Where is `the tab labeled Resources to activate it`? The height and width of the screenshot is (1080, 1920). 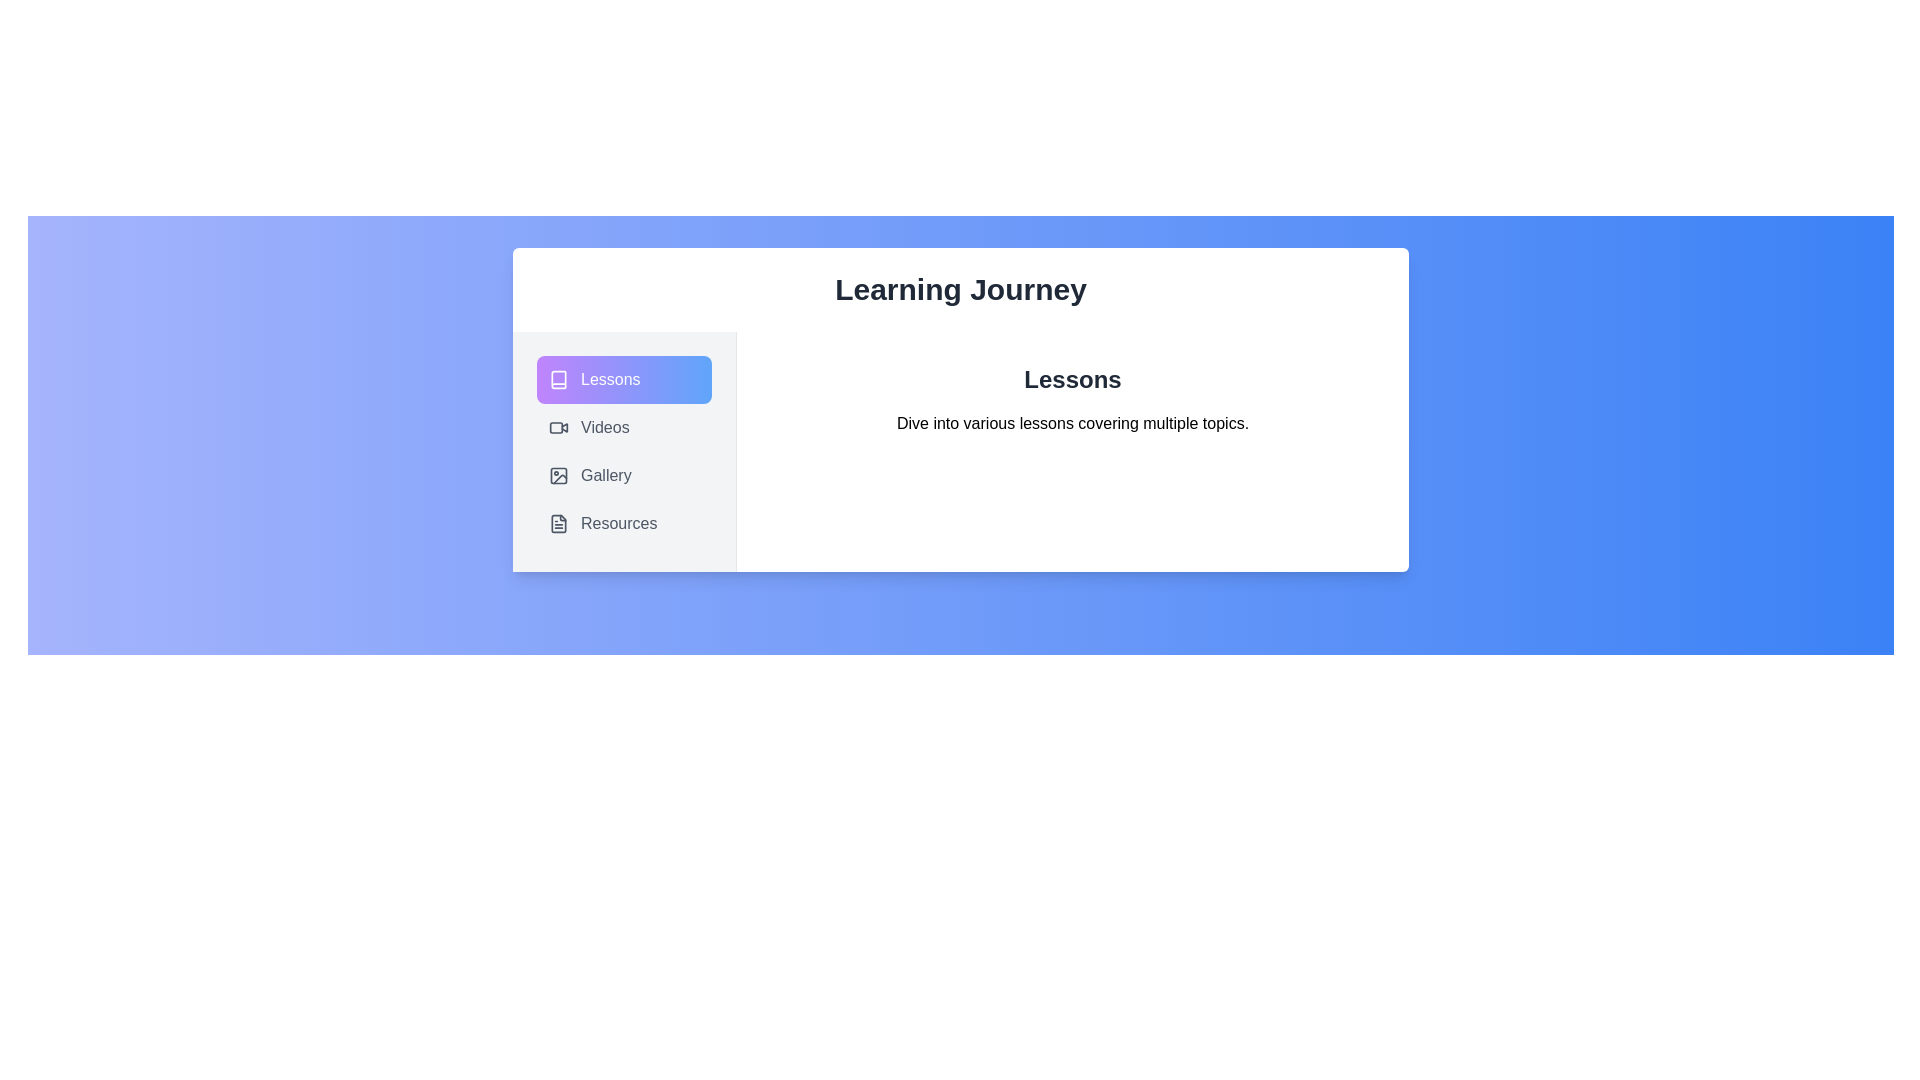
the tab labeled Resources to activate it is located at coordinates (623, 523).